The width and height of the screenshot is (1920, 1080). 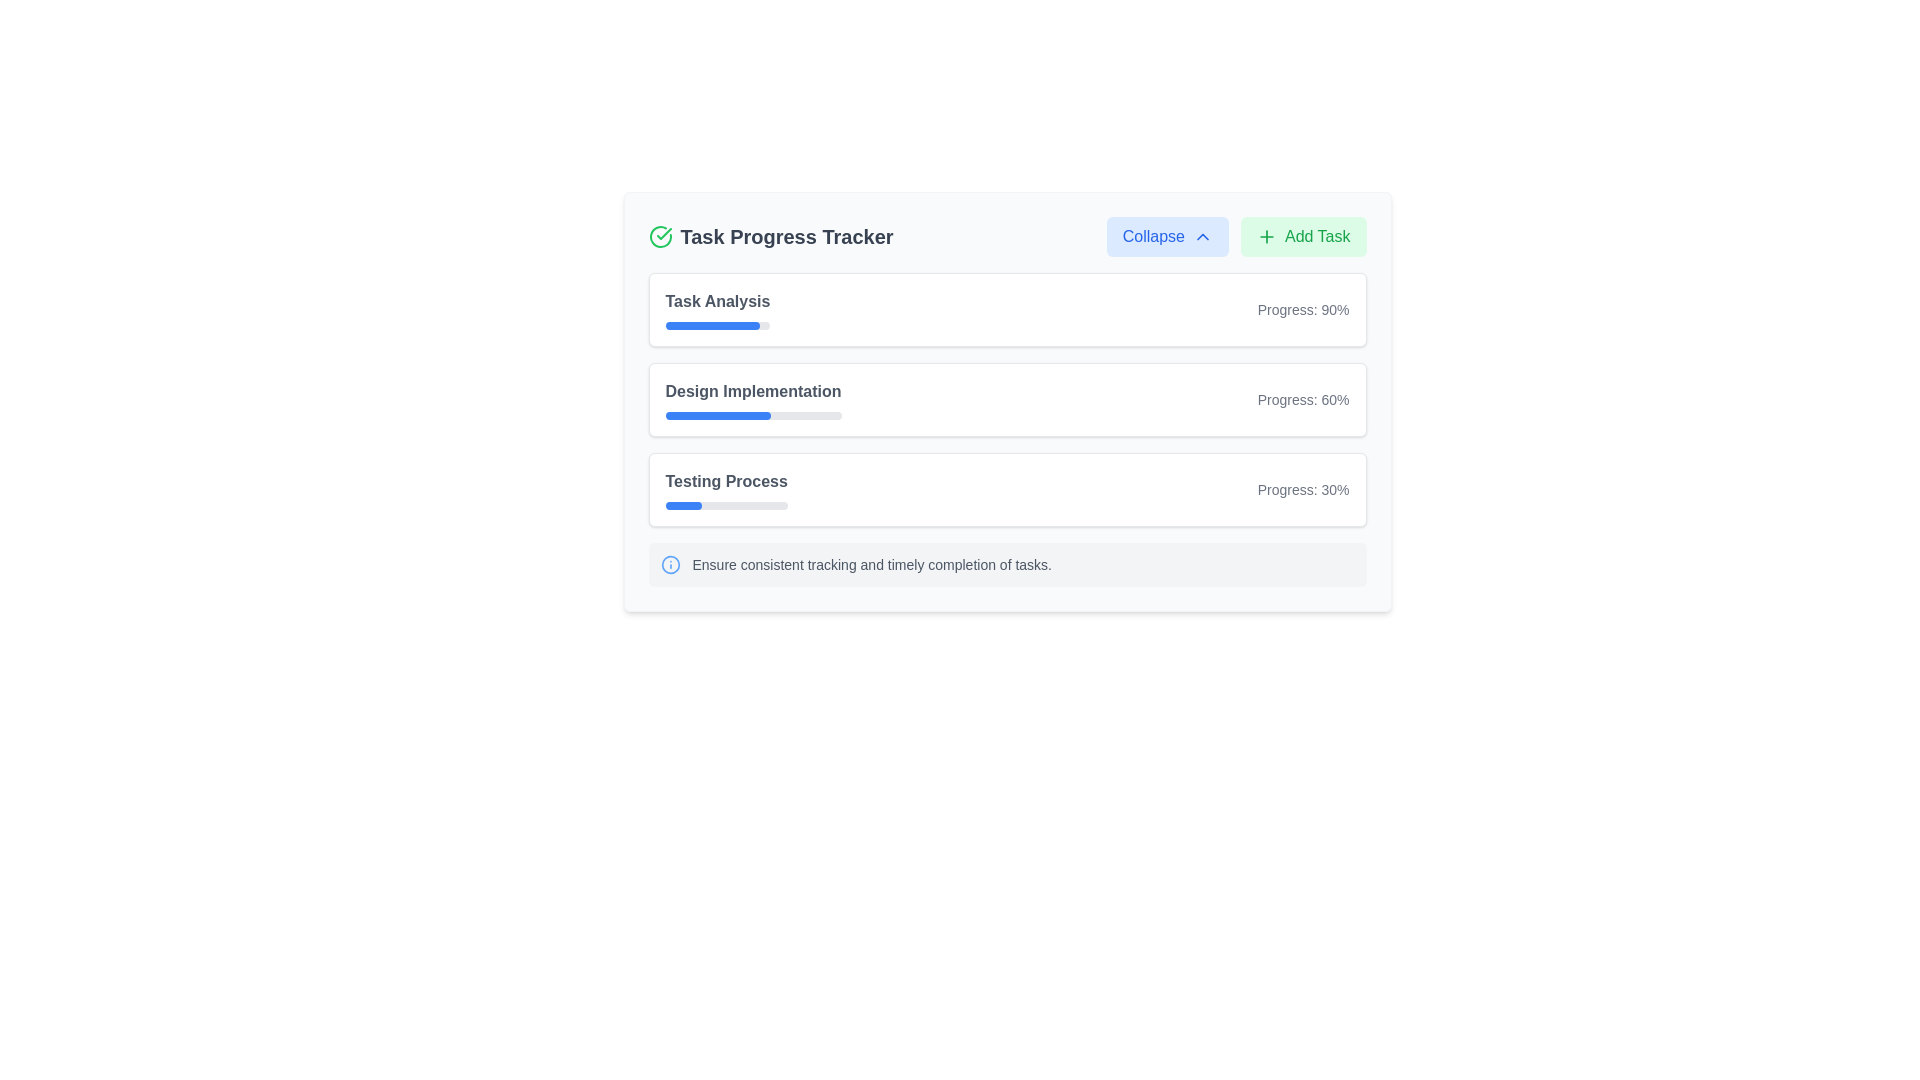 What do you see at coordinates (725, 482) in the screenshot?
I see `the text label that serves as the title for the task in the third row of the progress tracker, indicating a task with 30% completion` at bounding box center [725, 482].